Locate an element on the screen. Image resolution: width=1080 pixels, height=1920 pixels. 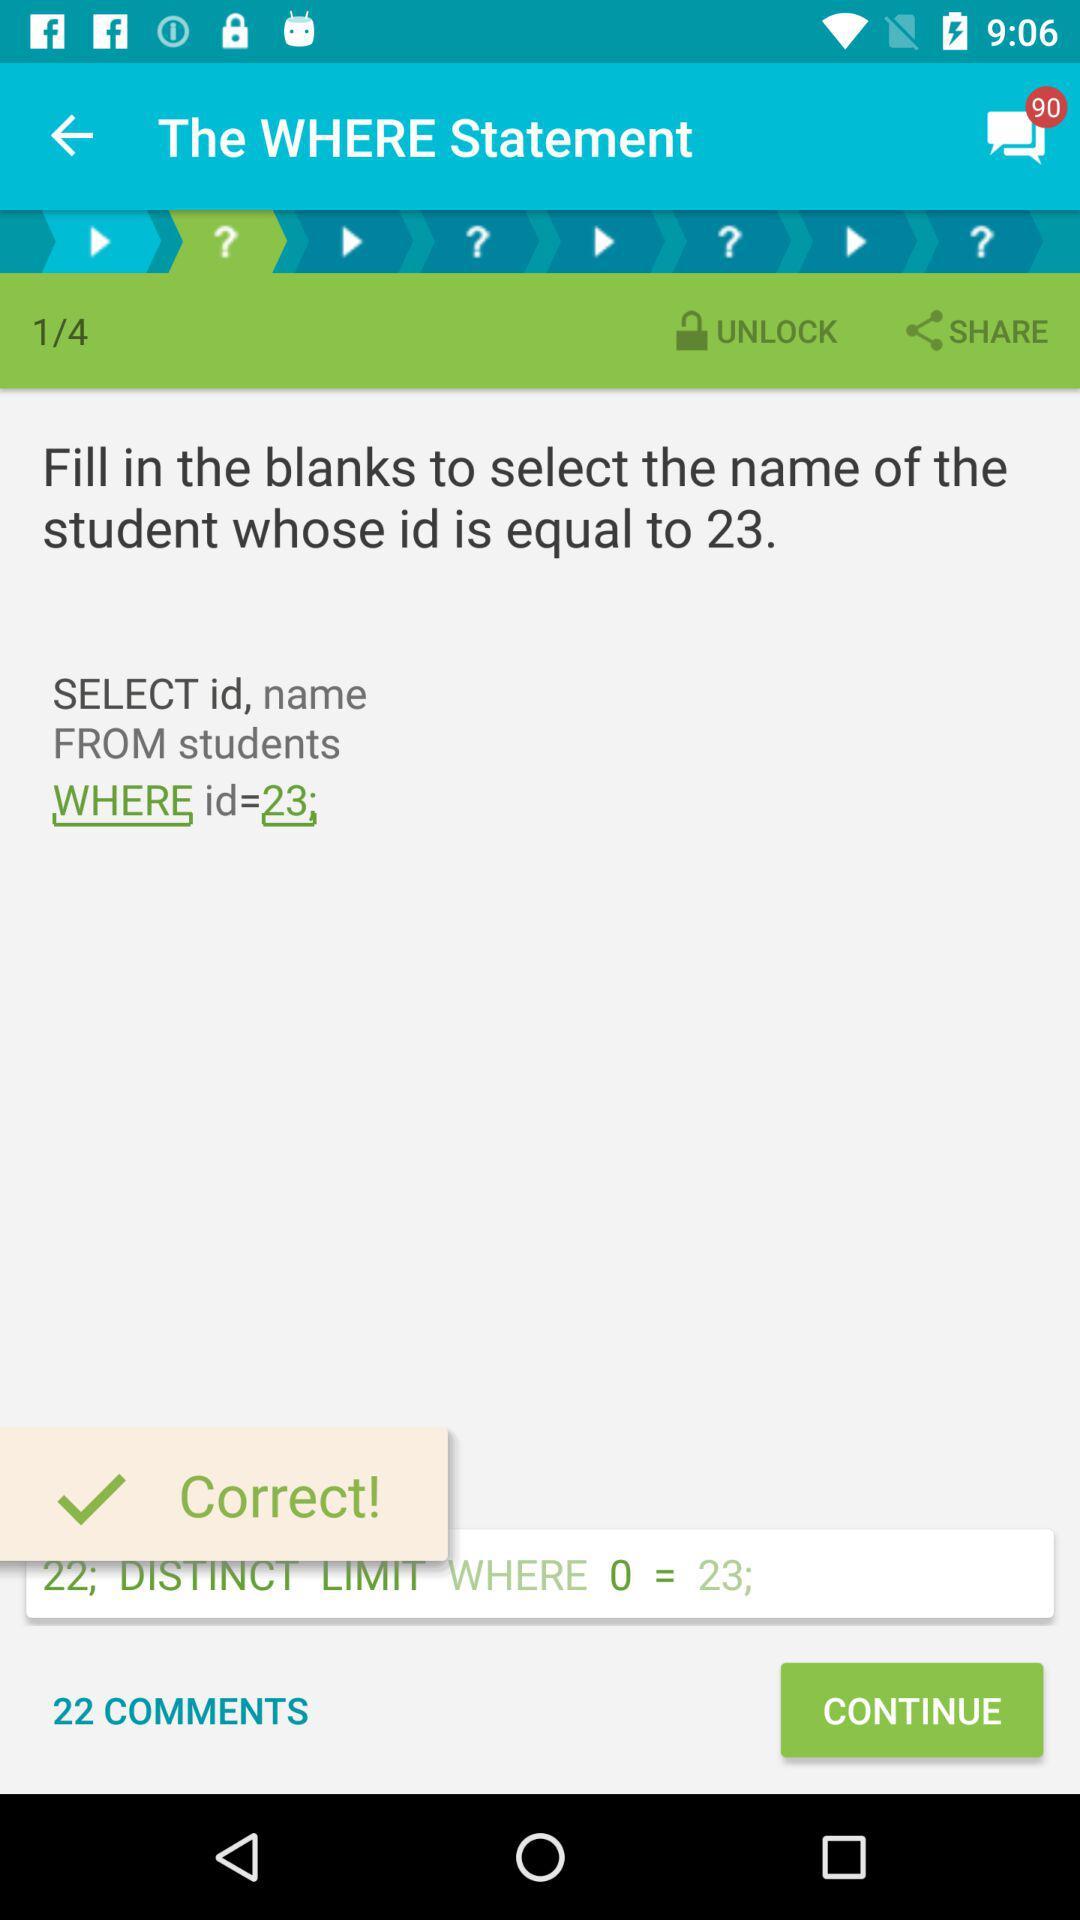
trial question is located at coordinates (224, 240).